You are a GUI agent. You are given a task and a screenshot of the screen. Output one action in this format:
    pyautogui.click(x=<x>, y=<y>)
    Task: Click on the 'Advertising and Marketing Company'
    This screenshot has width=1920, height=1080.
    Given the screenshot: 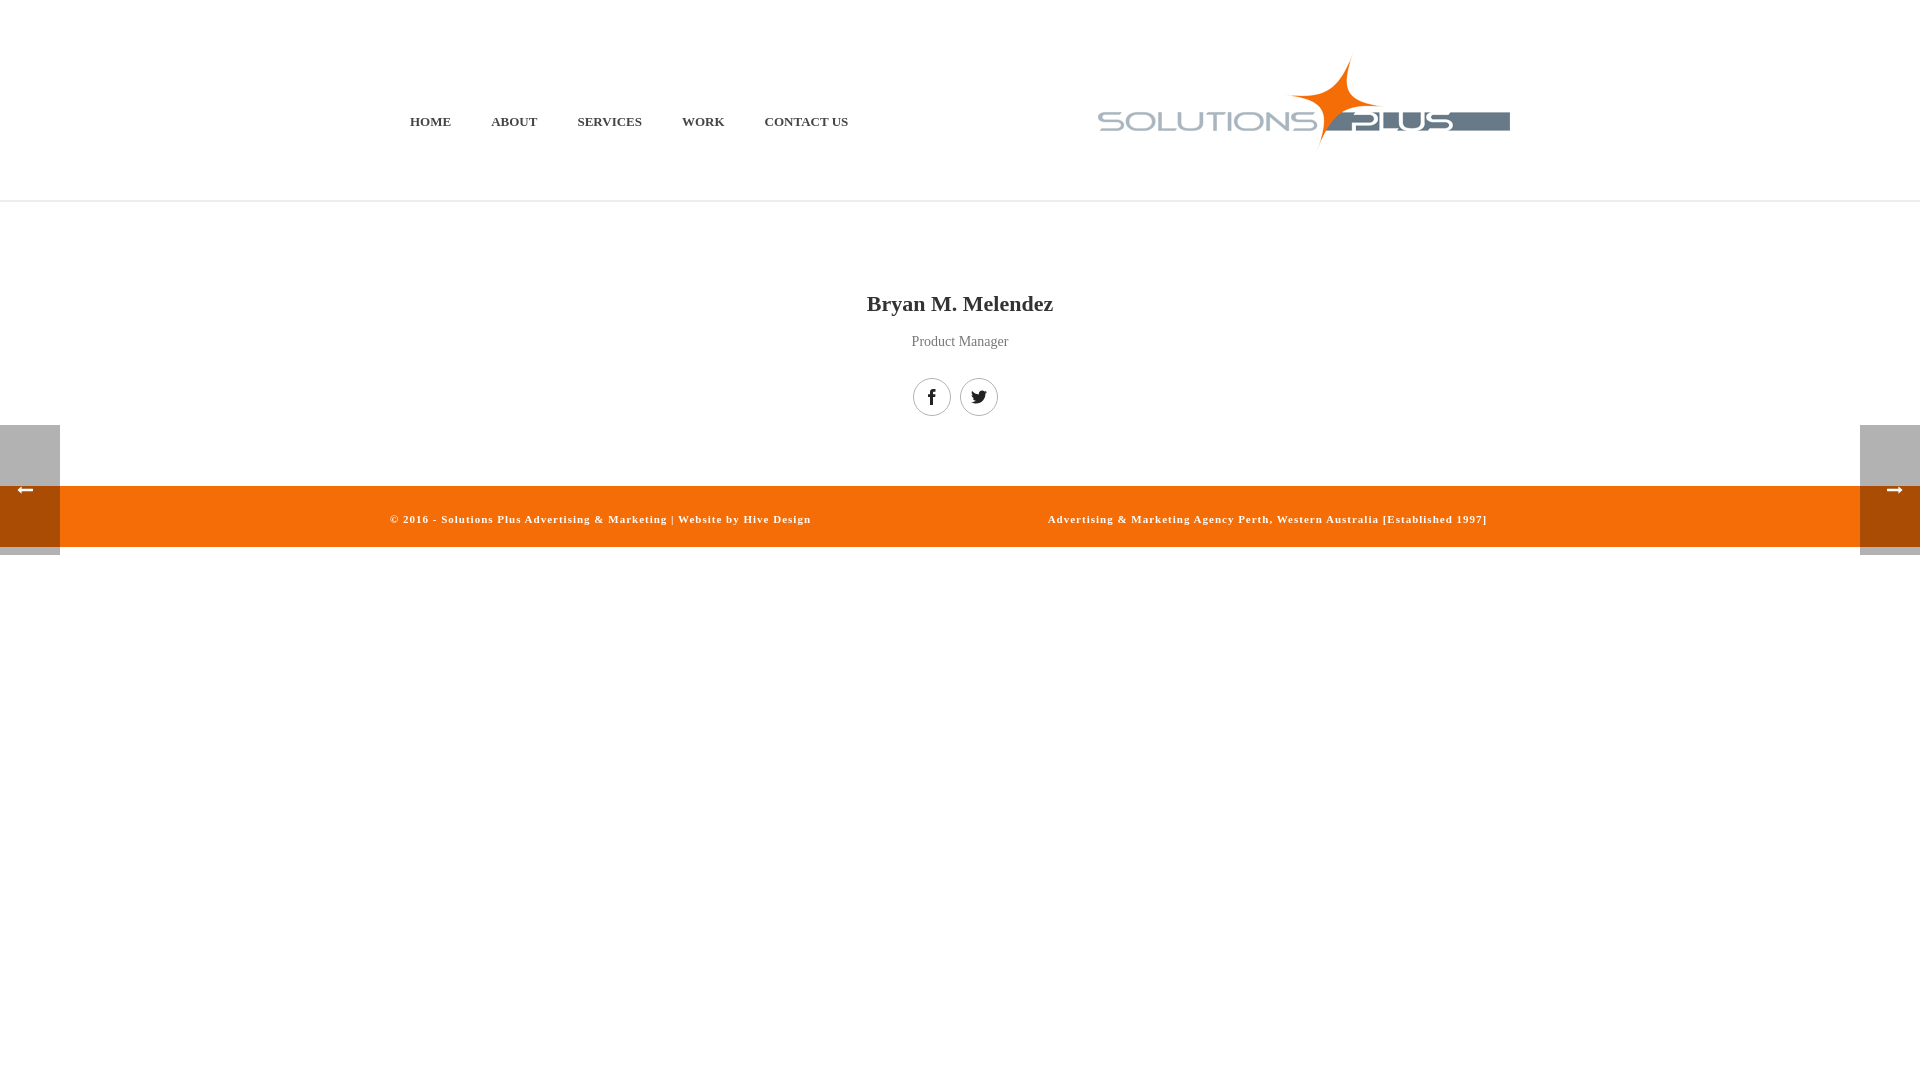 What is the action you would take?
    pyautogui.click(x=1304, y=100)
    